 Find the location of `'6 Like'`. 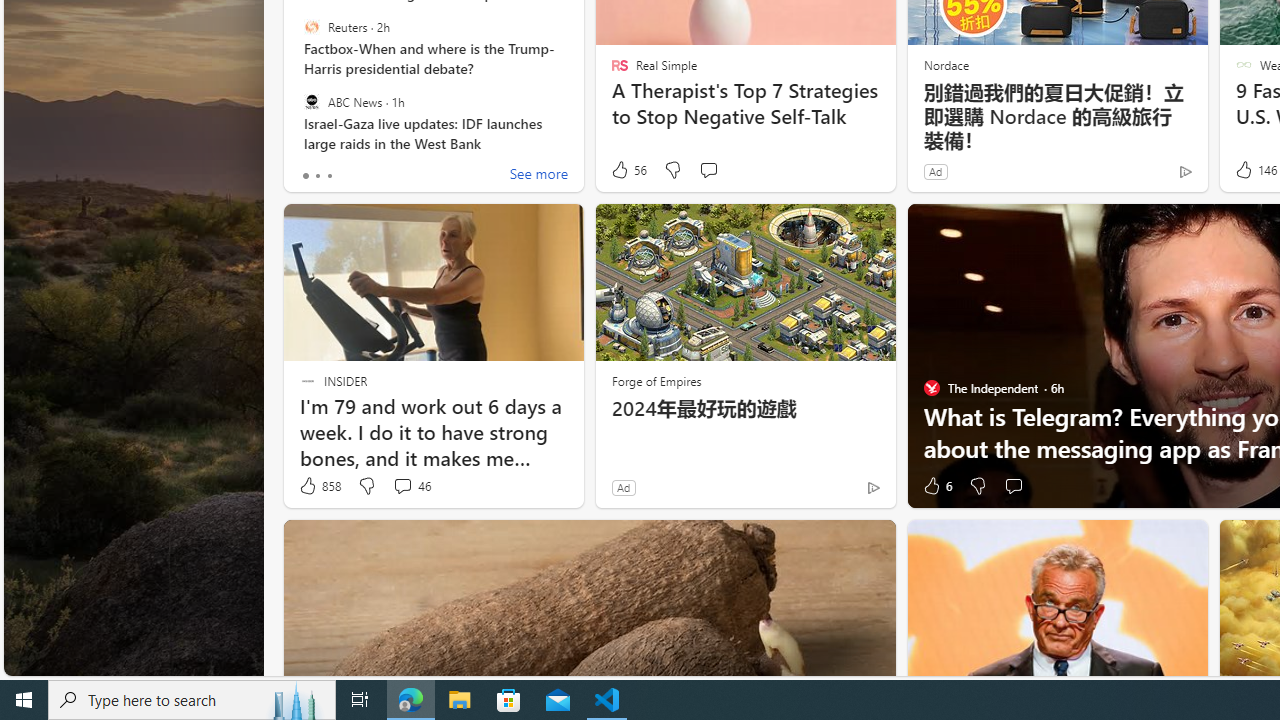

'6 Like' is located at coordinates (935, 486).